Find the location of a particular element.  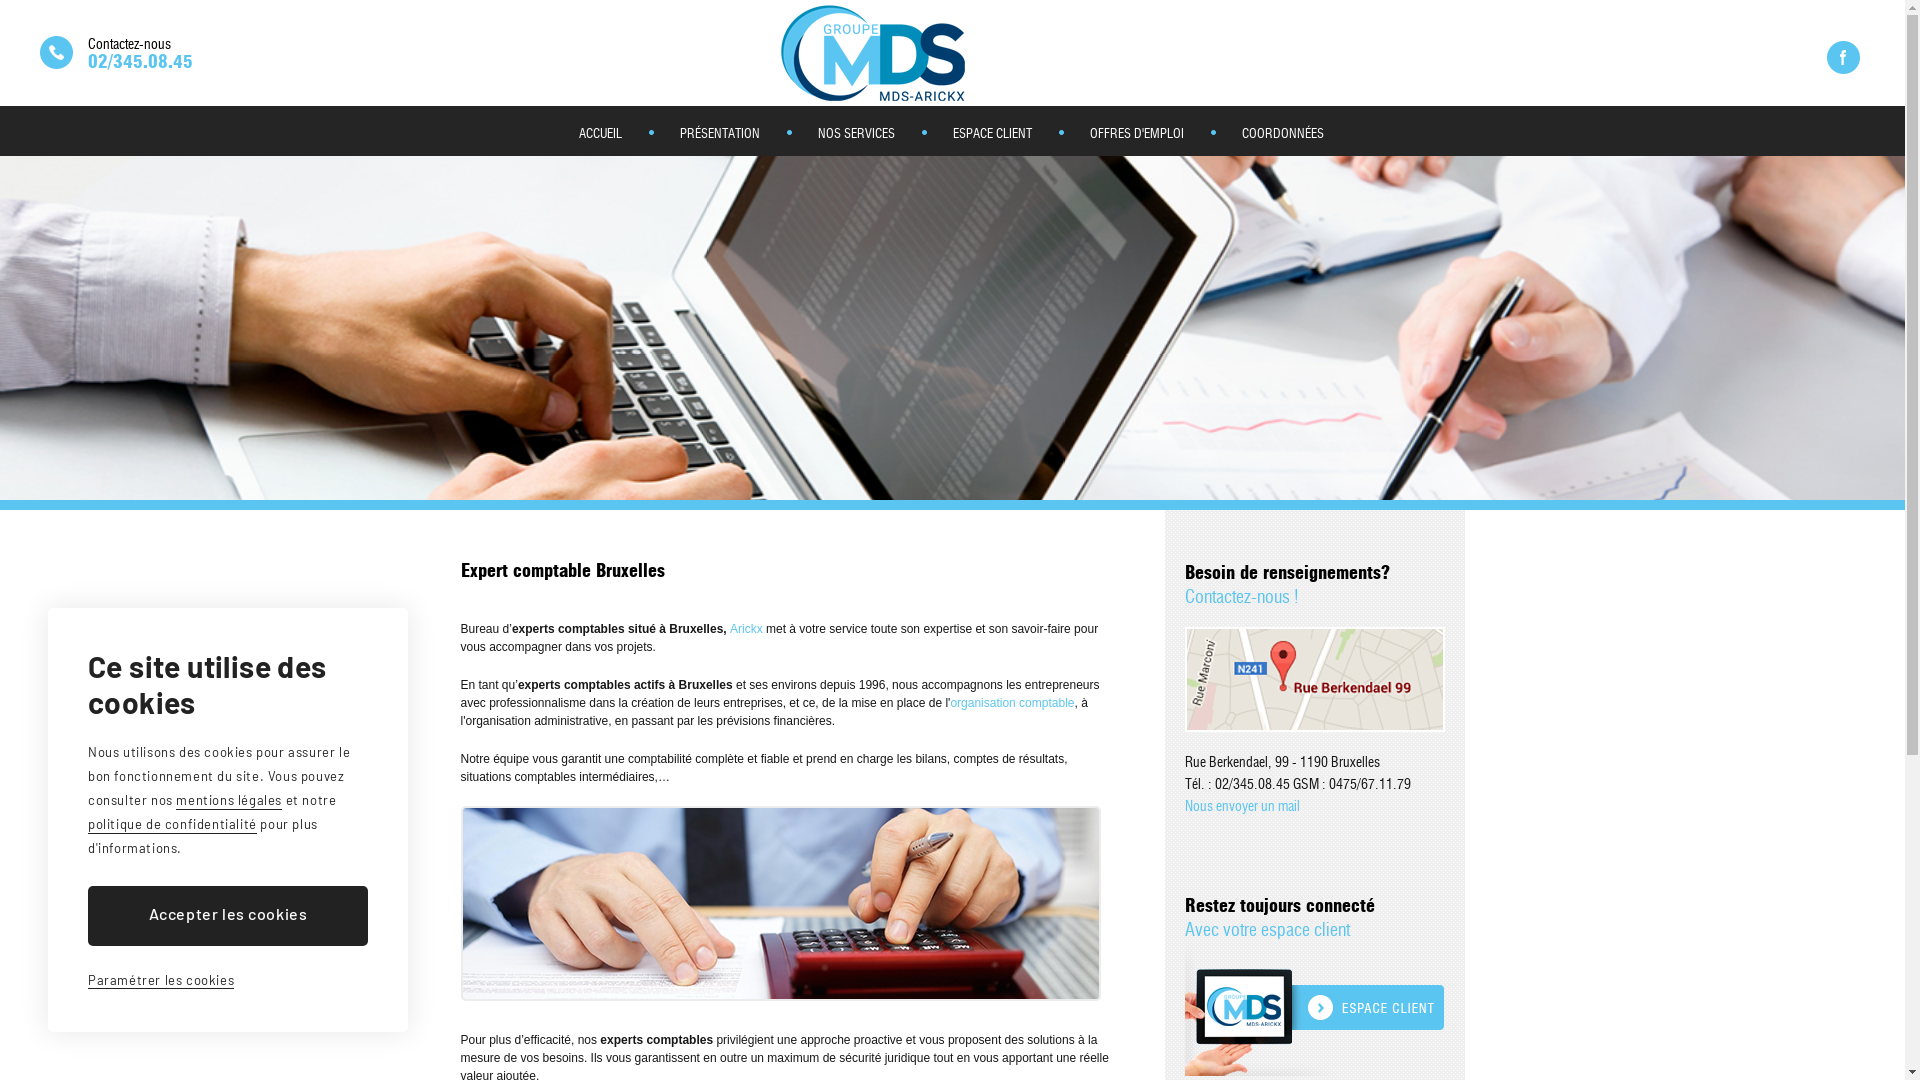

'Arickx' is located at coordinates (728, 627).